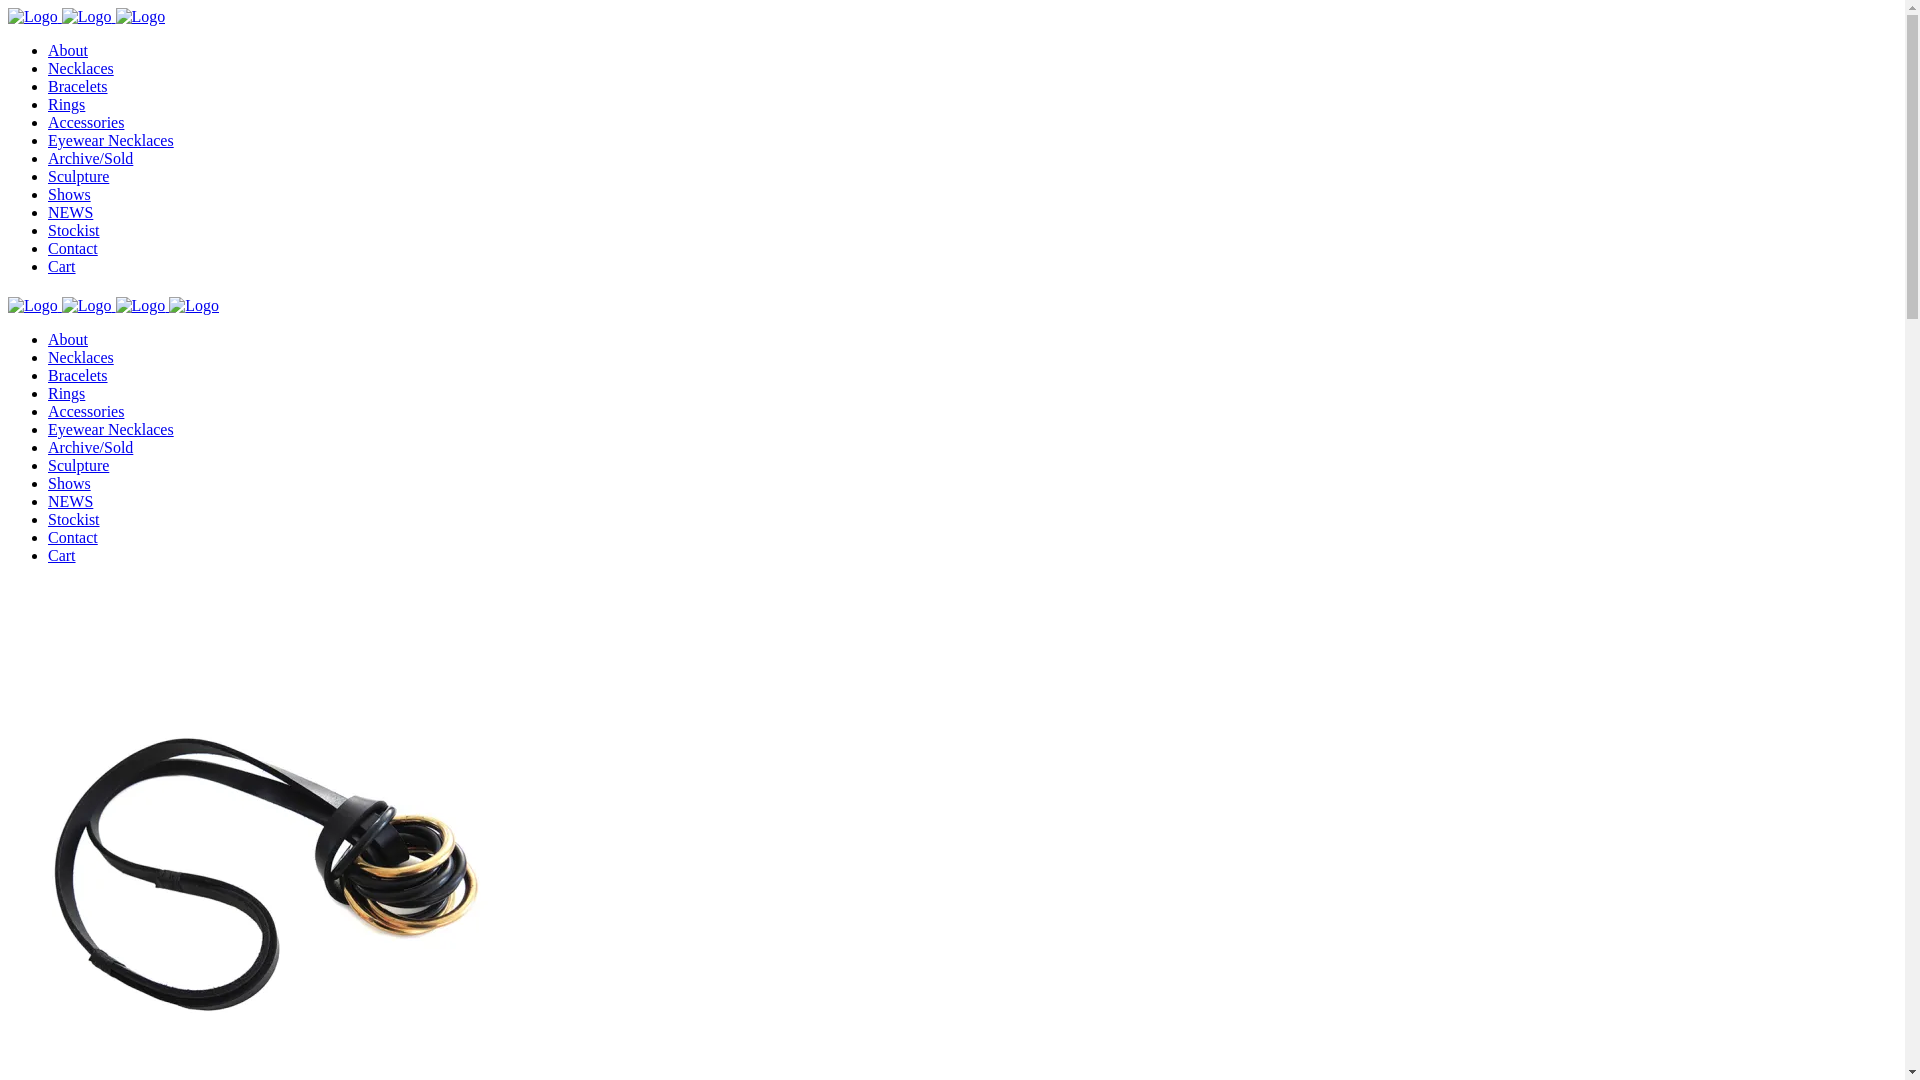 The width and height of the screenshot is (1920, 1080). I want to click on 'Archive/Sold', so click(89, 157).